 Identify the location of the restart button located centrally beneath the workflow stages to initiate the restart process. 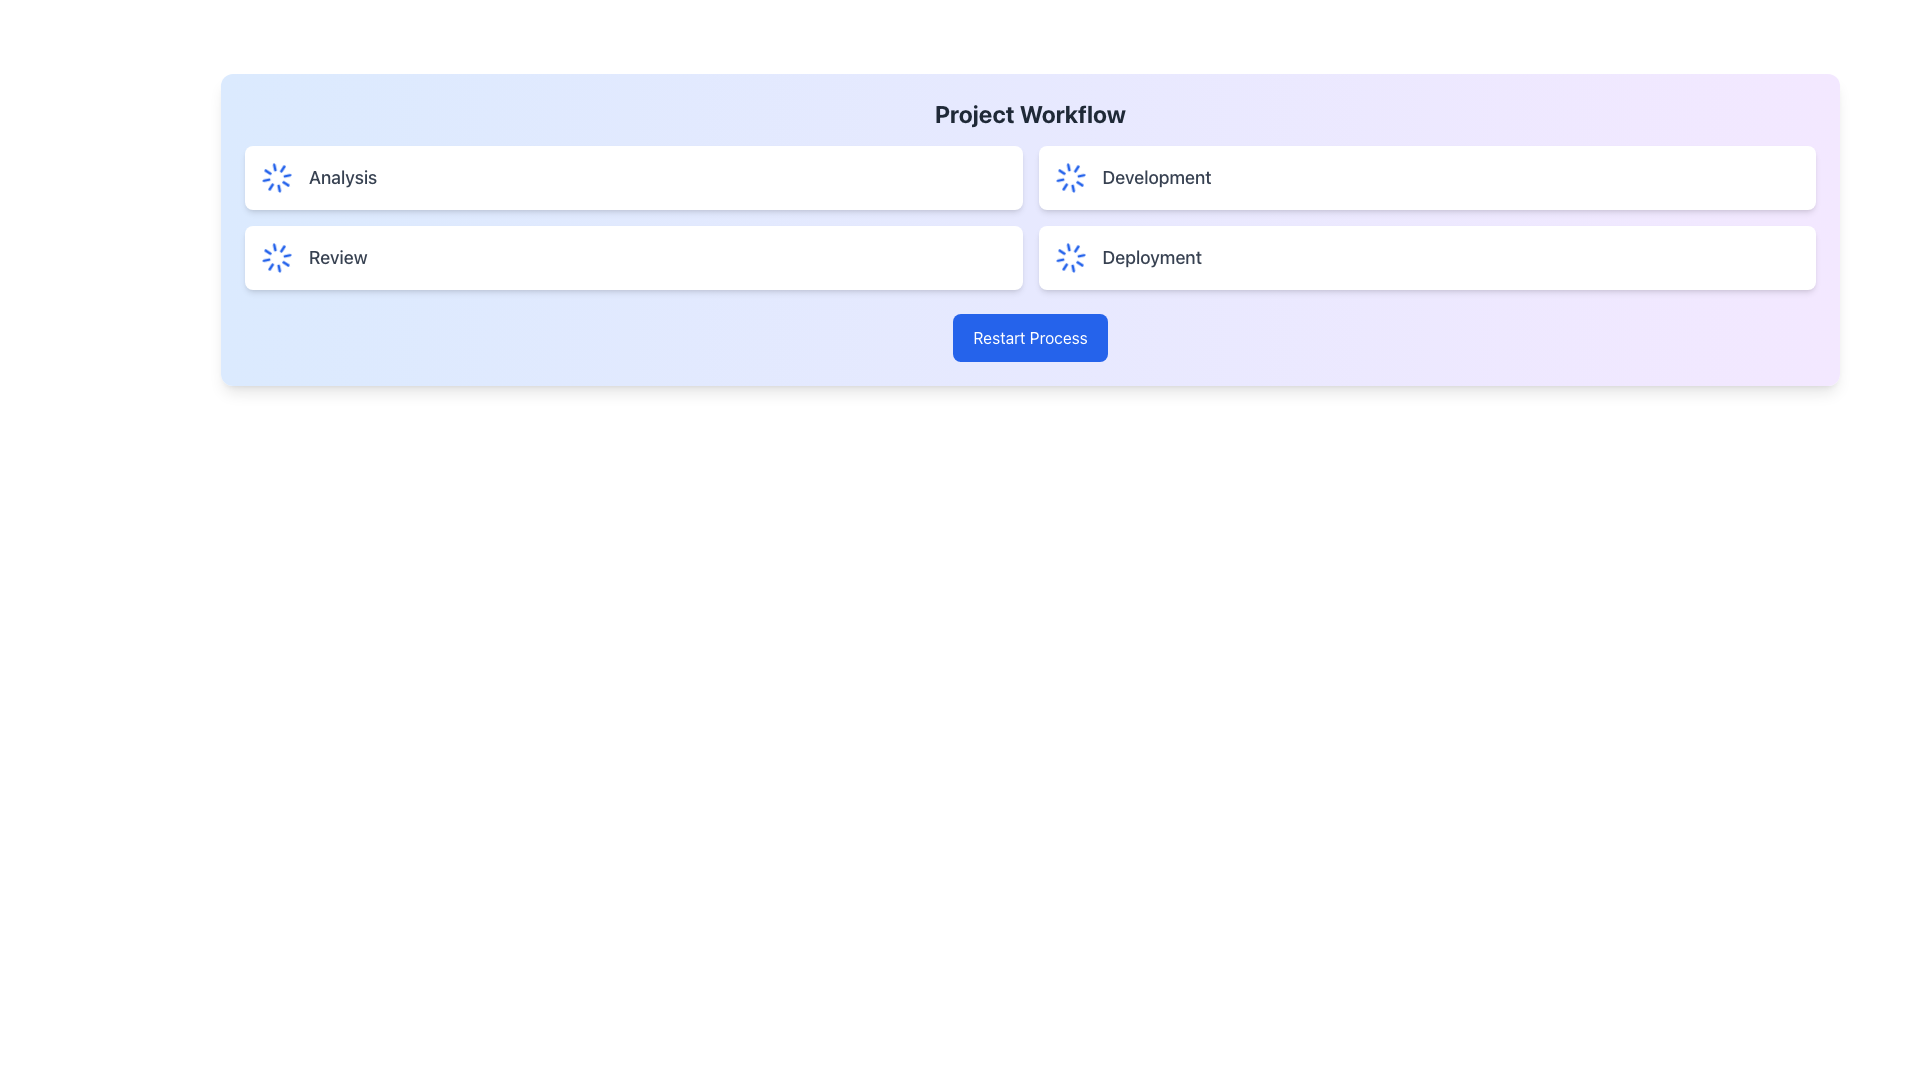
(1030, 337).